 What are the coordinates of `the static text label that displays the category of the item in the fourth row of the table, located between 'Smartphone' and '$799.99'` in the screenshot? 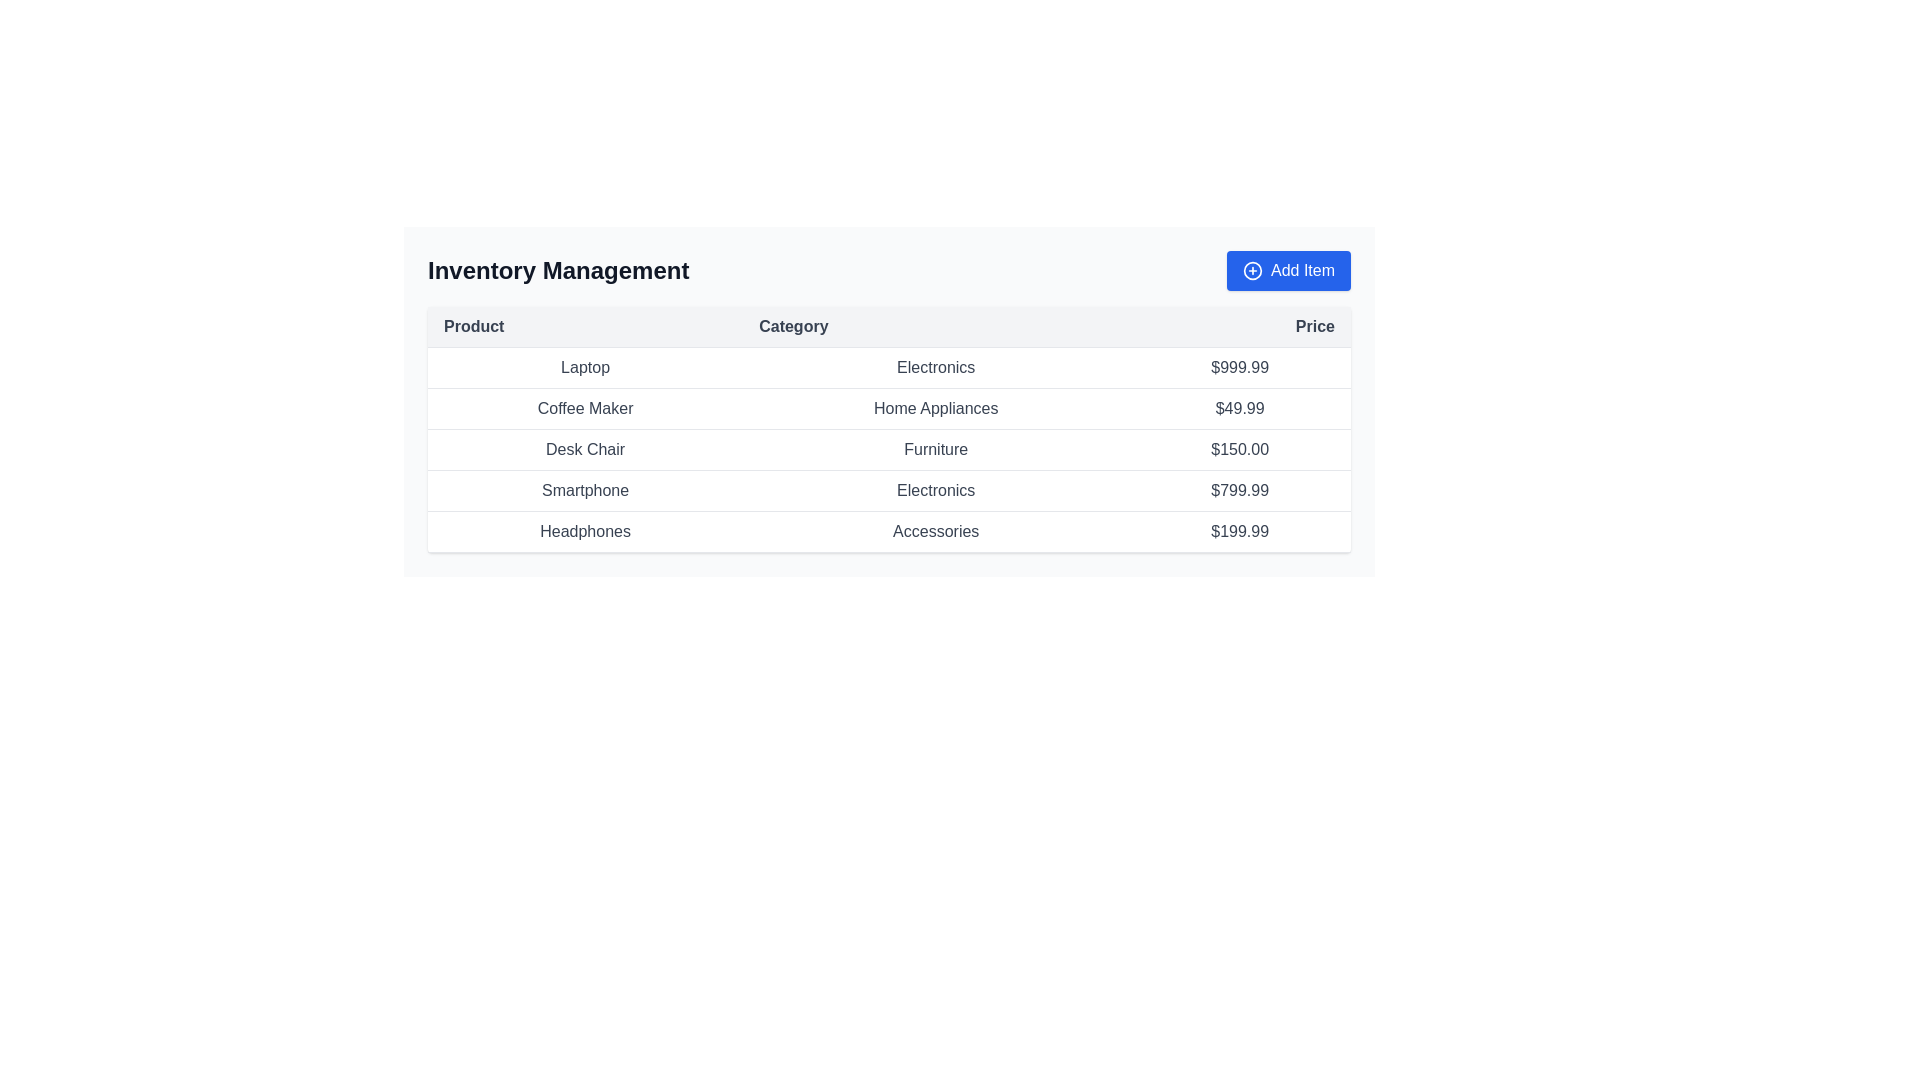 It's located at (935, 490).